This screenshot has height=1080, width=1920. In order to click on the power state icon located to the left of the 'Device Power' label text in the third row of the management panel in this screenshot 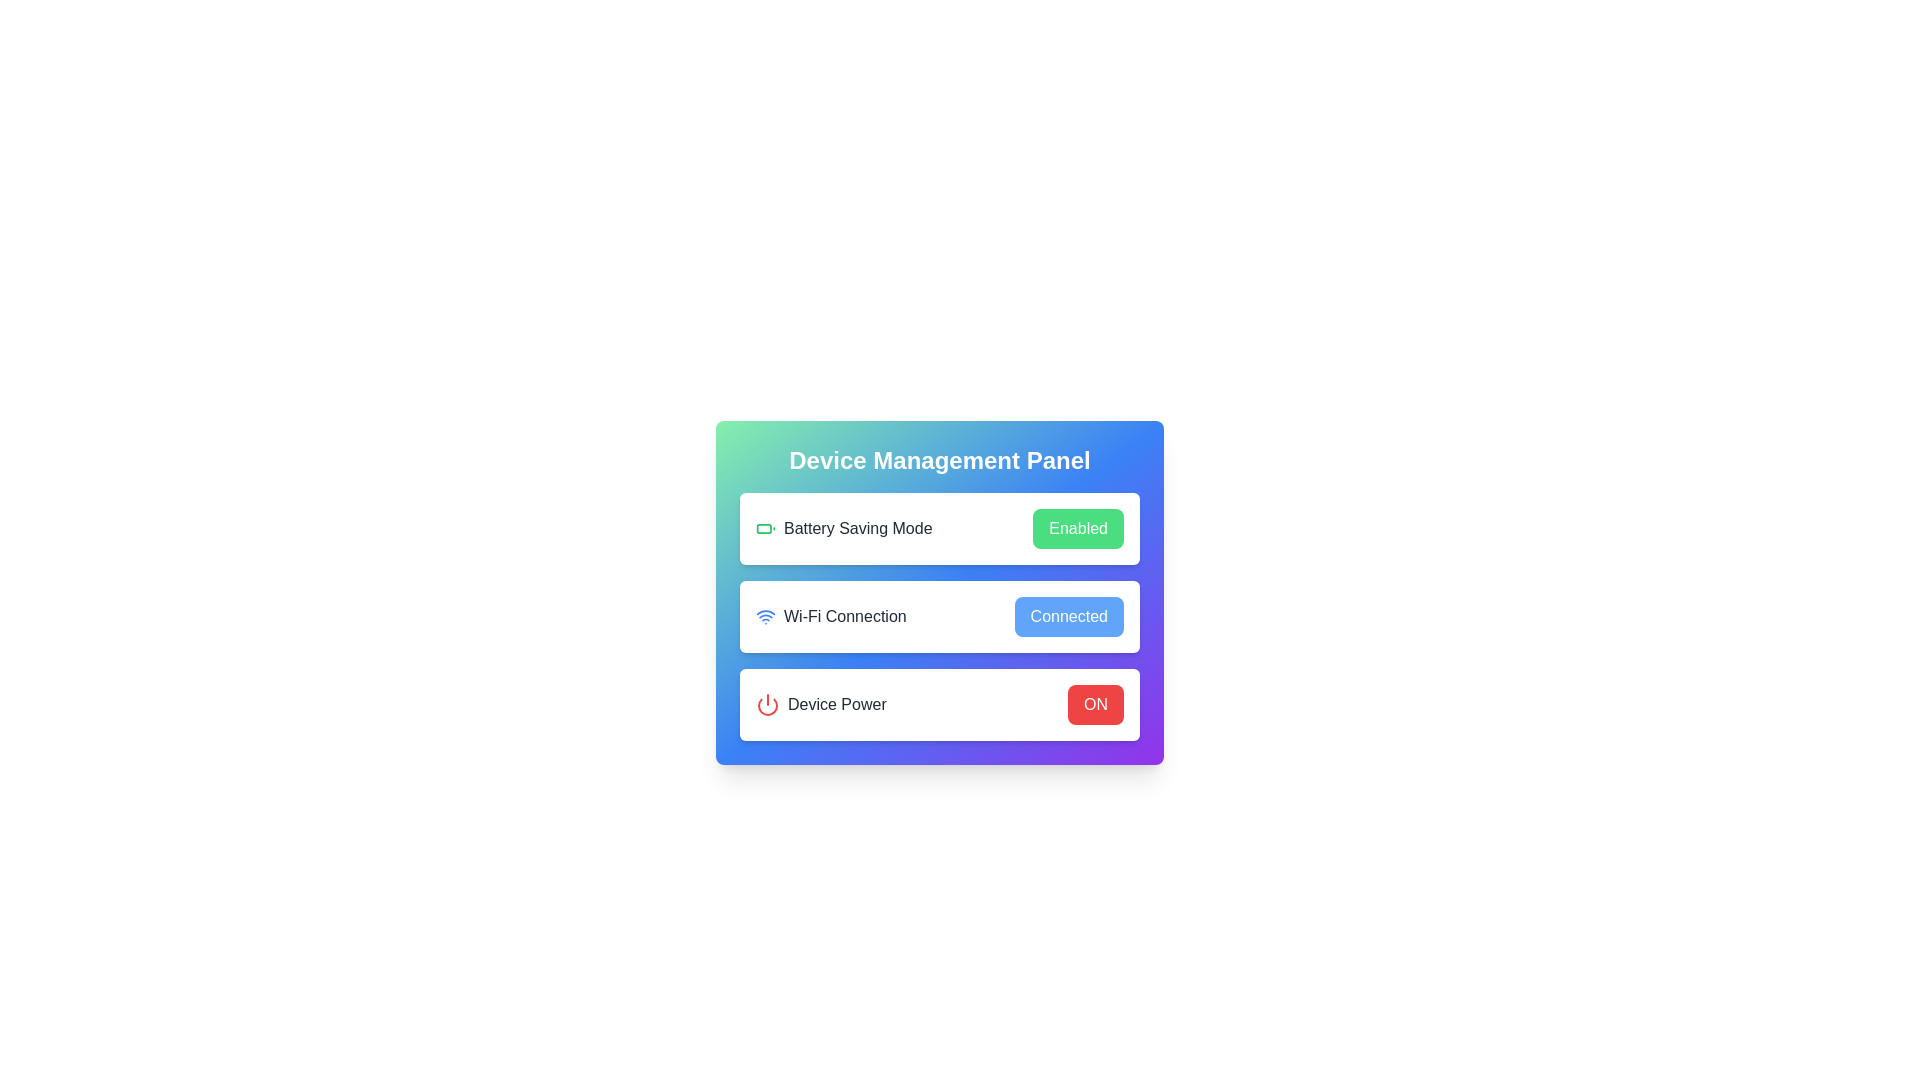, I will do `click(767, 704)`.